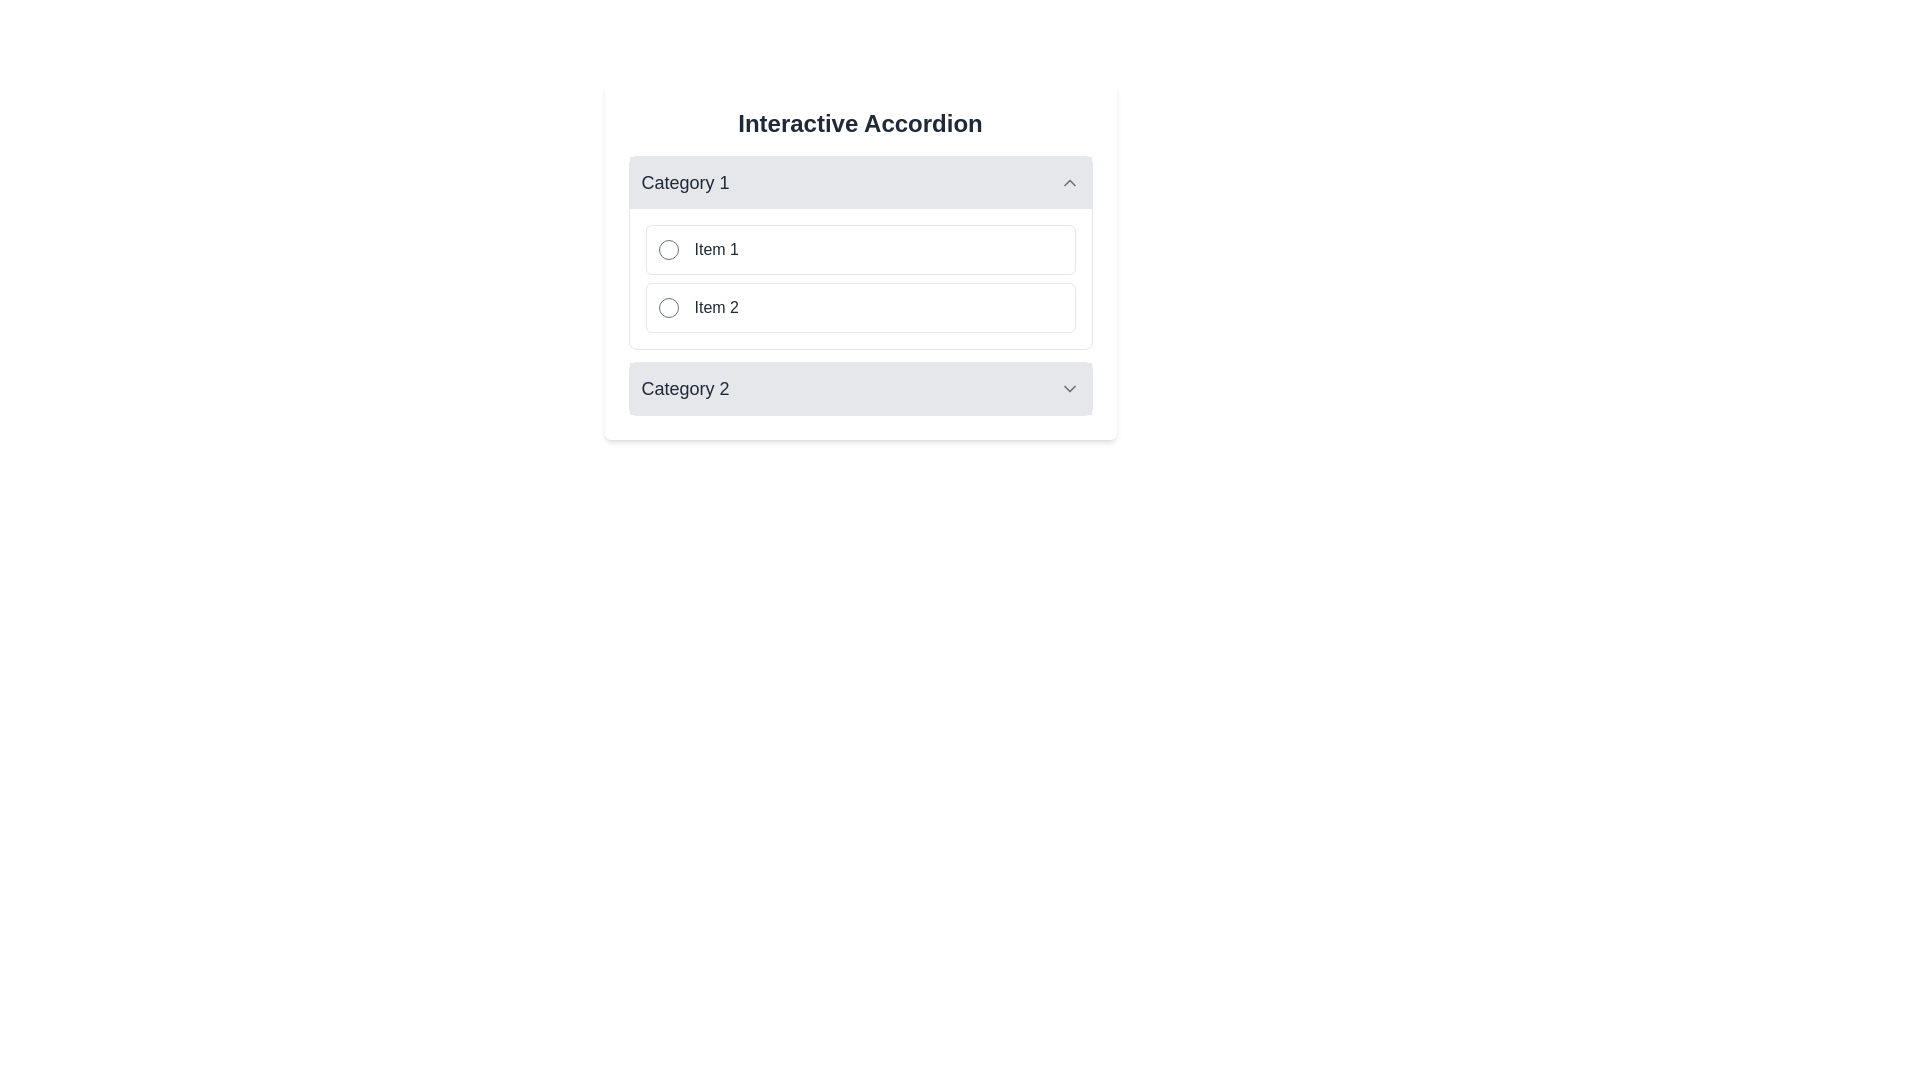  I want to click on the toggle icon on the rightmost side of the 'Category 2' section, so click(1068, 389).